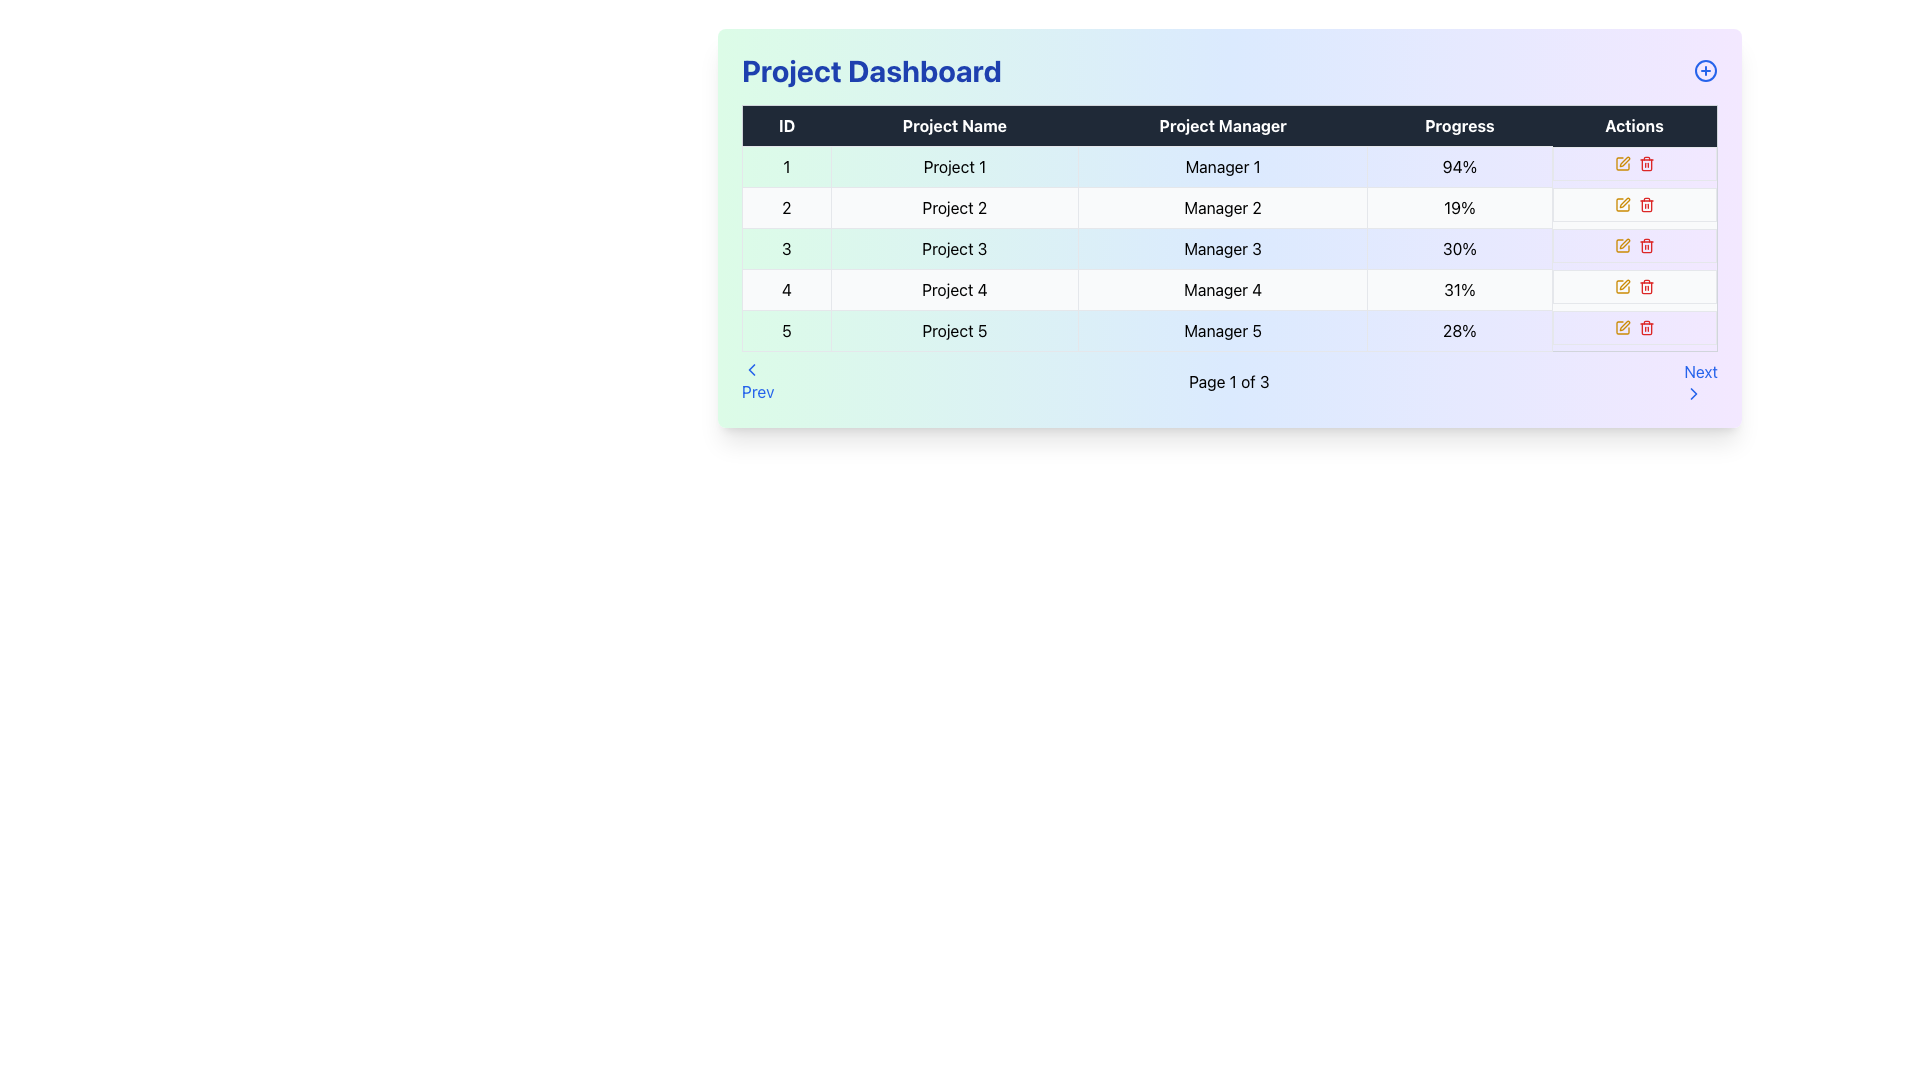 This screenshot has width=1920, height=1080. I want to click on the 'Next' button located at the bottom right corner of the pagination bar, so click(1700, 381).